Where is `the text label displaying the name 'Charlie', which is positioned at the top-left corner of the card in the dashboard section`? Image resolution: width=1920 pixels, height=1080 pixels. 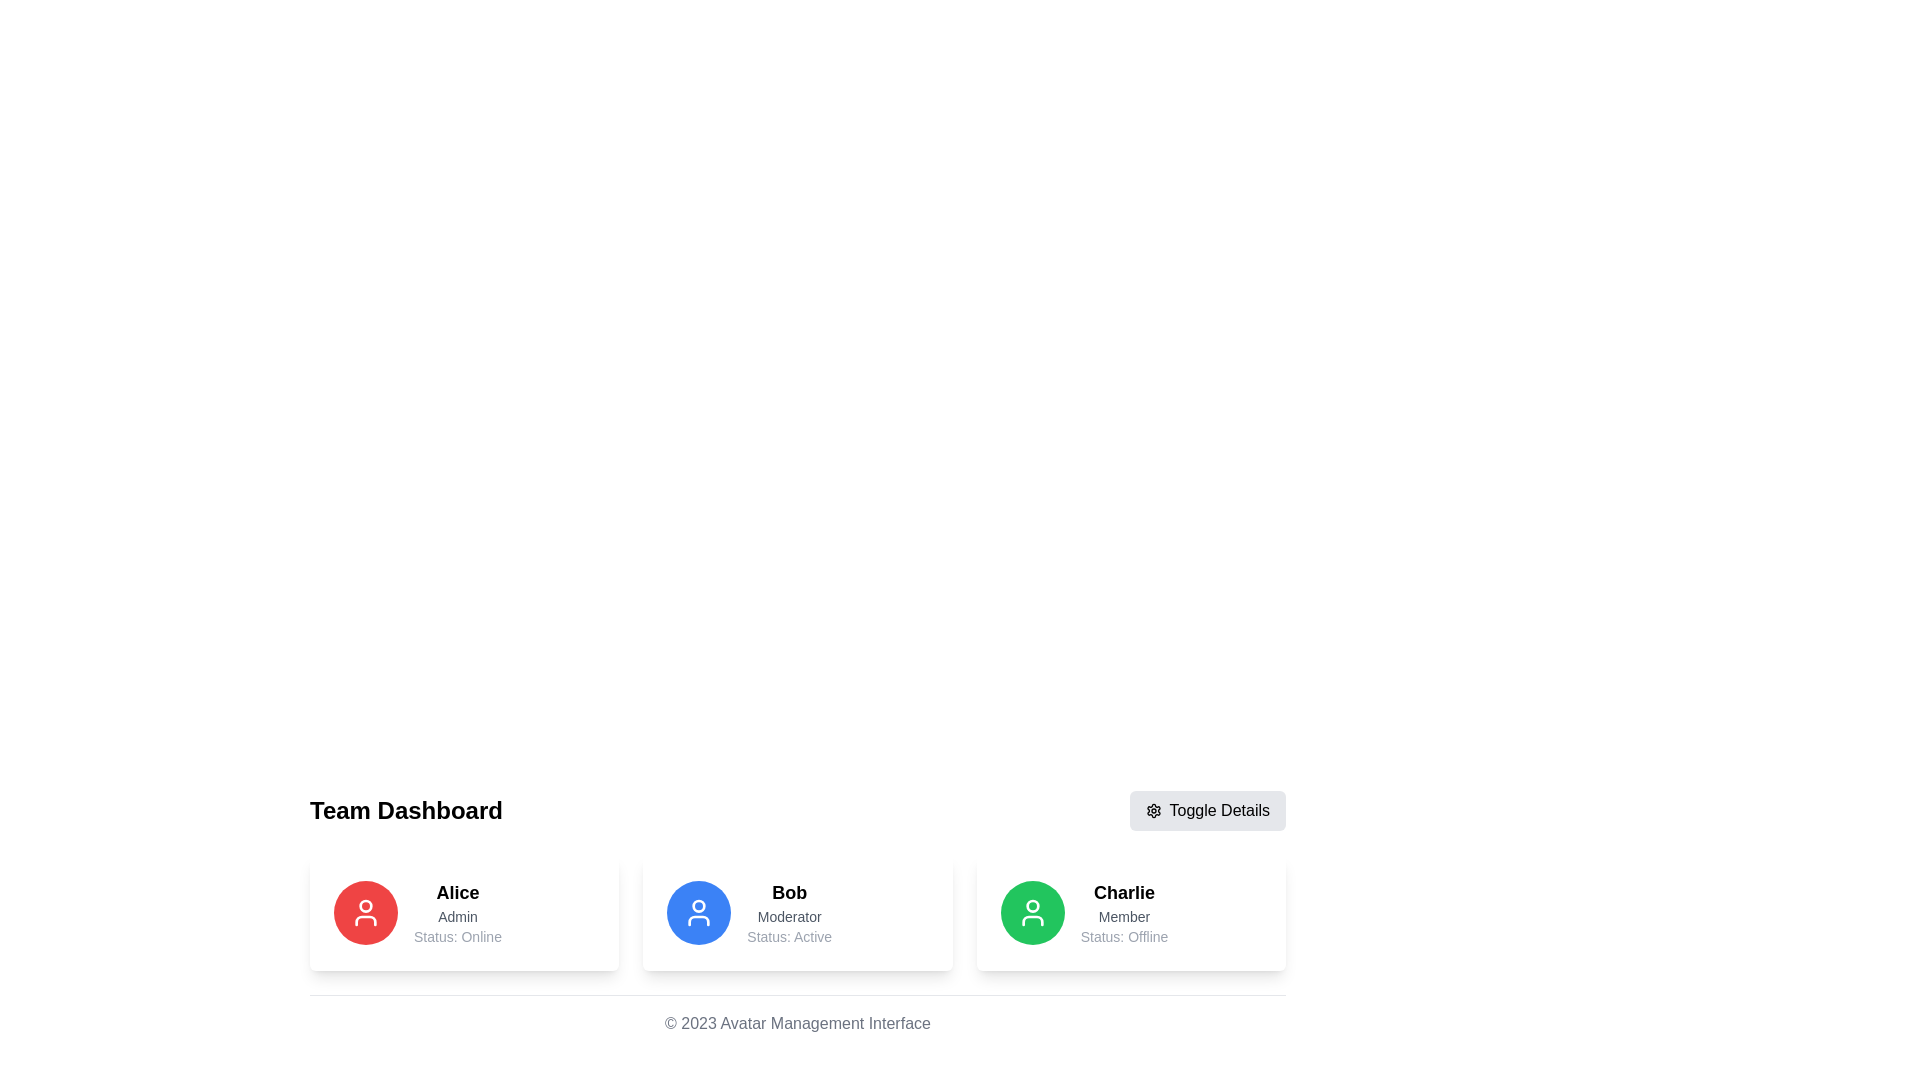
the text label displaying the name 'Charlie', which is positioned at the top-left corner of the card in the dashboard section is located at coordinates (1124, 892).